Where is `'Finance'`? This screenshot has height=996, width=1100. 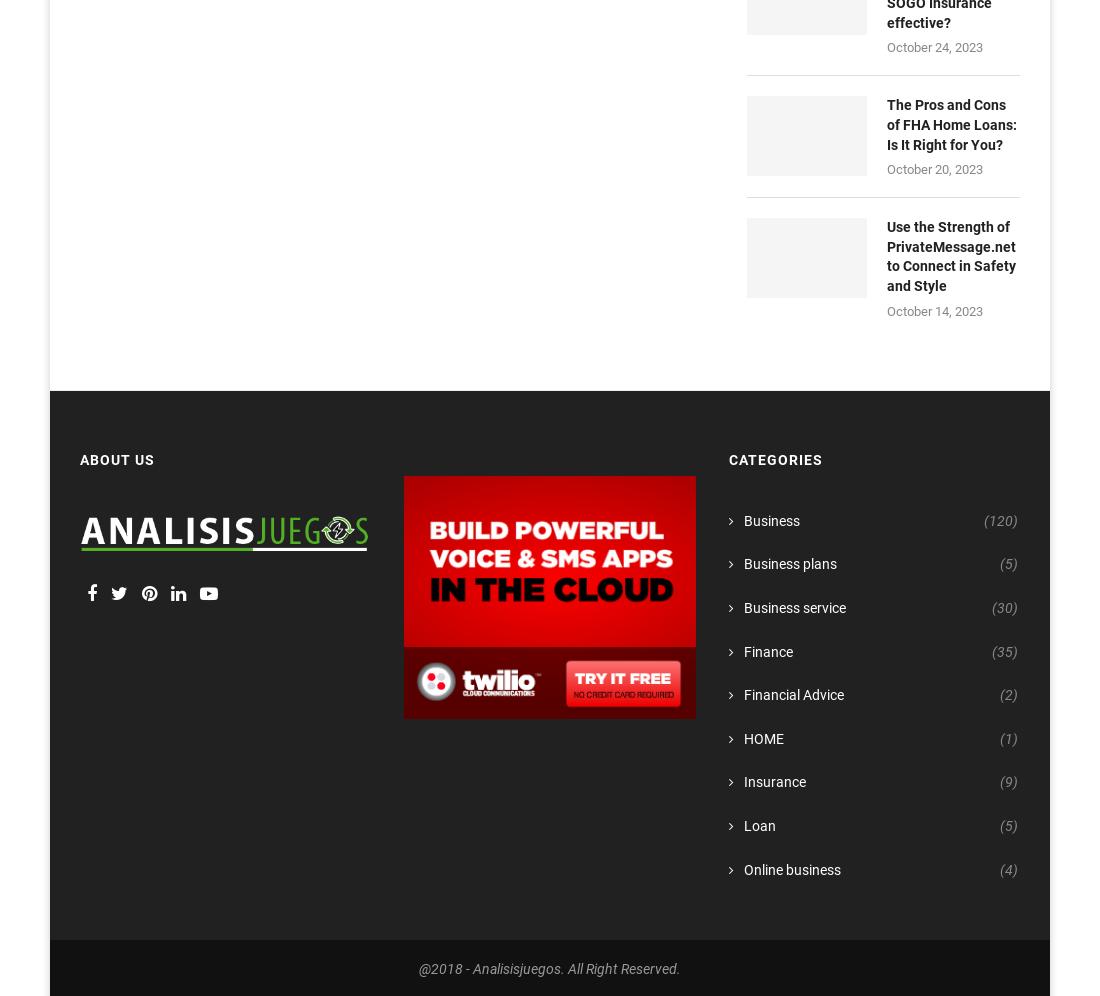
'Finance' is located at coordinates (767, 649).